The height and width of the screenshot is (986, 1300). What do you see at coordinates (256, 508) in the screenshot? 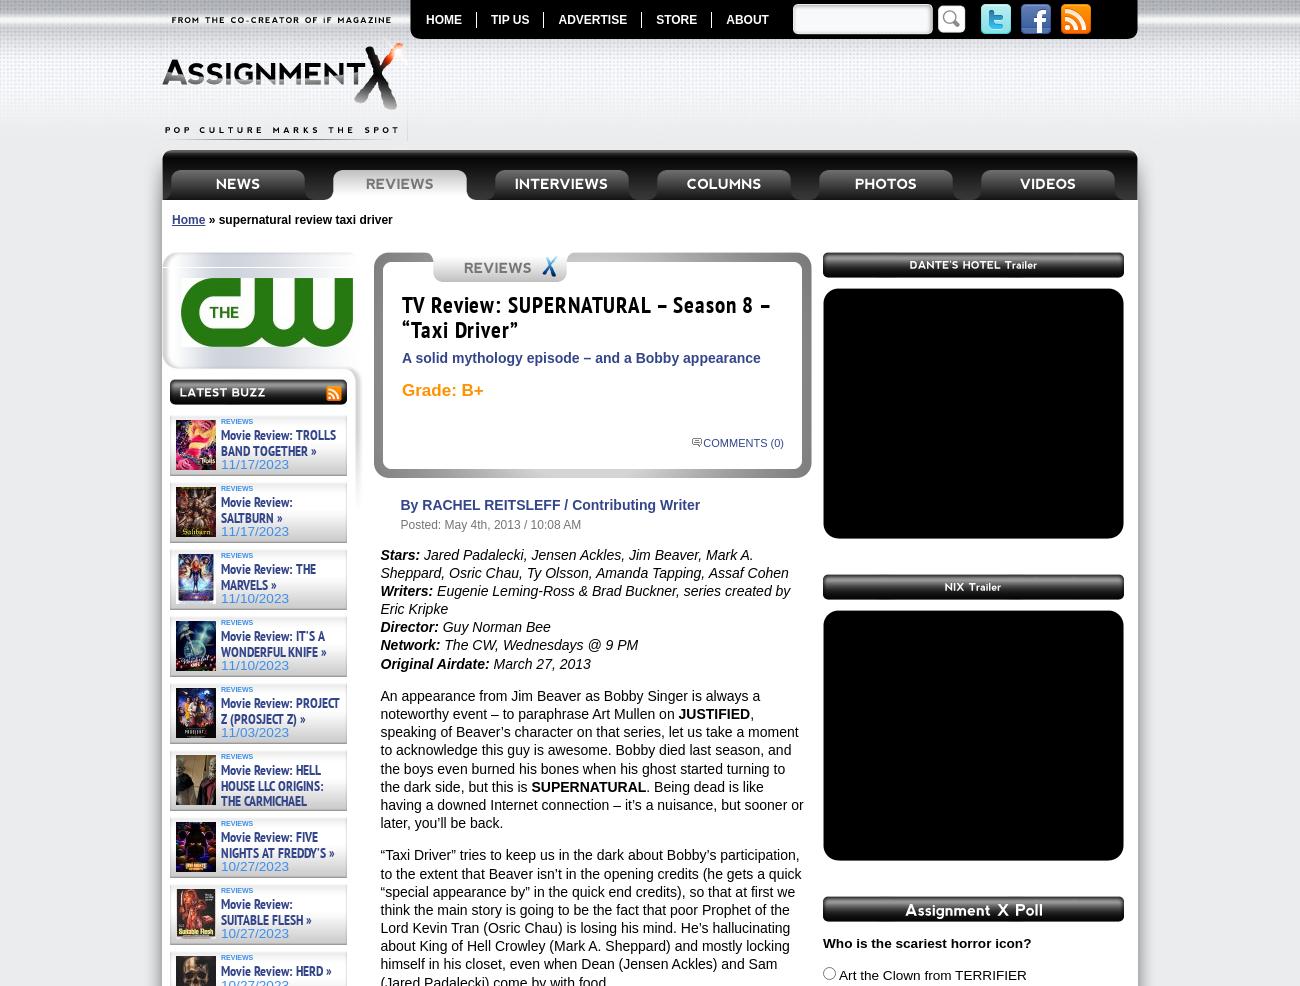
I see `'Movie Review: SALTBURN »'` at bounding box center [256, 508].